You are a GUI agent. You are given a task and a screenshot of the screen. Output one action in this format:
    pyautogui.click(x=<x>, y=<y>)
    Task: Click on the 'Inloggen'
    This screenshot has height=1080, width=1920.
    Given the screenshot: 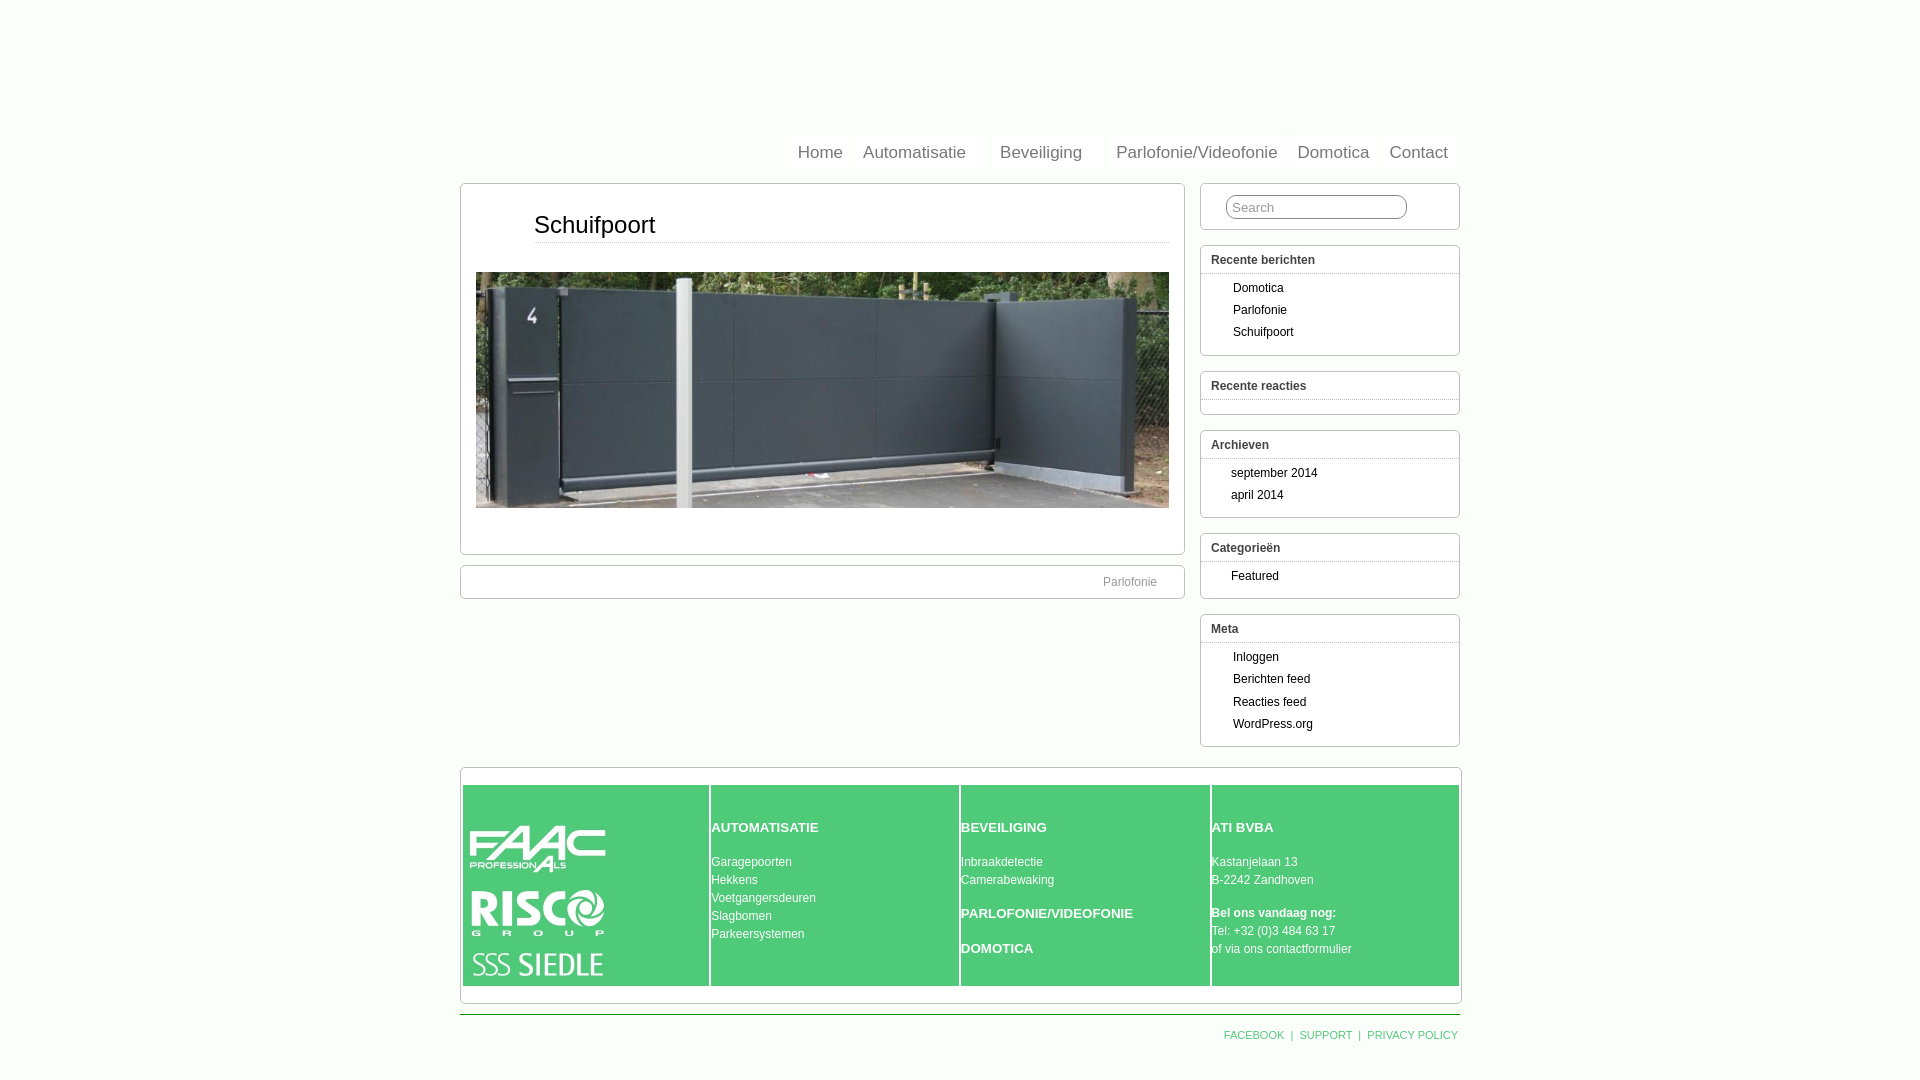 What is the action you would take?
    pyautogui.click(x=1255, y=656)
    